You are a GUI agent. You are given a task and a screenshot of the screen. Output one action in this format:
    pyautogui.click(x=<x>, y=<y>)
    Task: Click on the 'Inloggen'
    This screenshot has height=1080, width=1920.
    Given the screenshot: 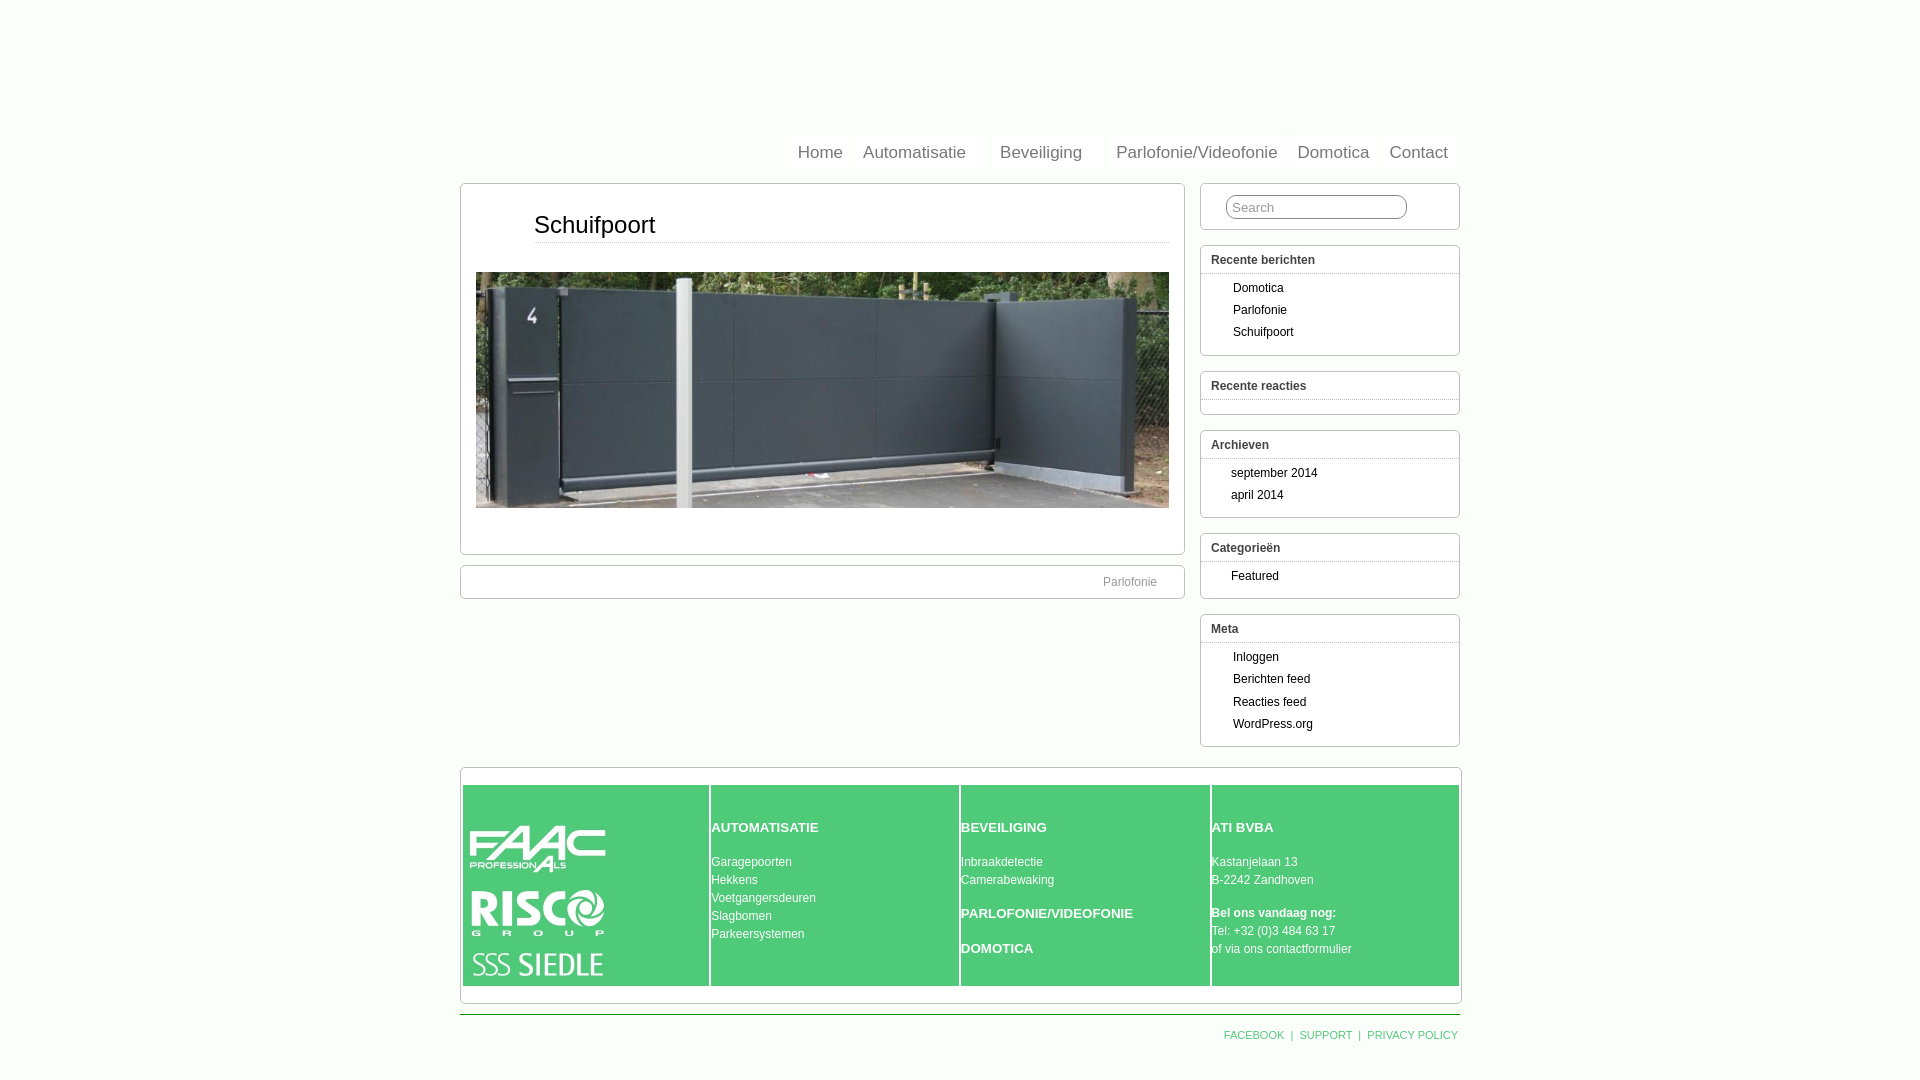 What is the action you would take?
    pyautogui.click(x=1255, y=656)
    